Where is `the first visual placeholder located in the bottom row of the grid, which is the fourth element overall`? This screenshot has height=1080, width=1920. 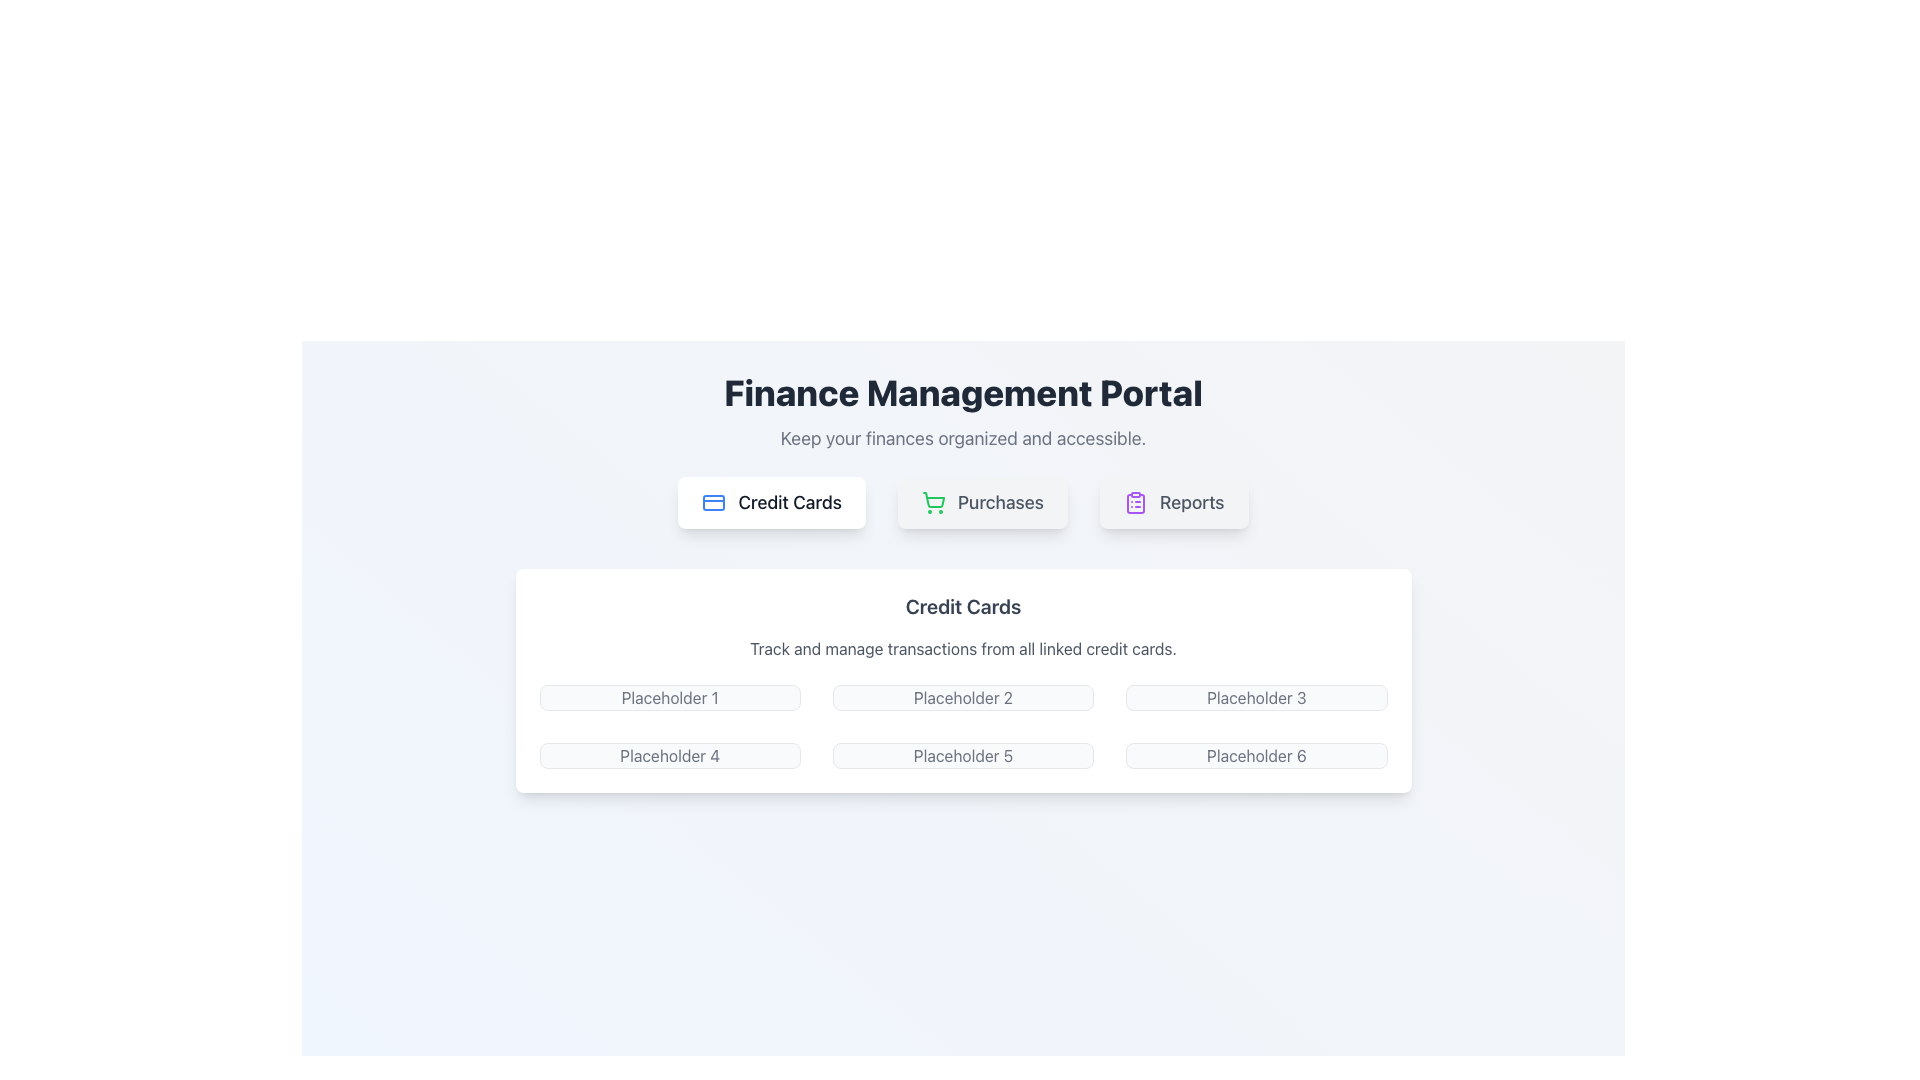 the first visual placeholder located in the bottom row of the grid, which is the fourth element overall is located at coordinates (670, 756).